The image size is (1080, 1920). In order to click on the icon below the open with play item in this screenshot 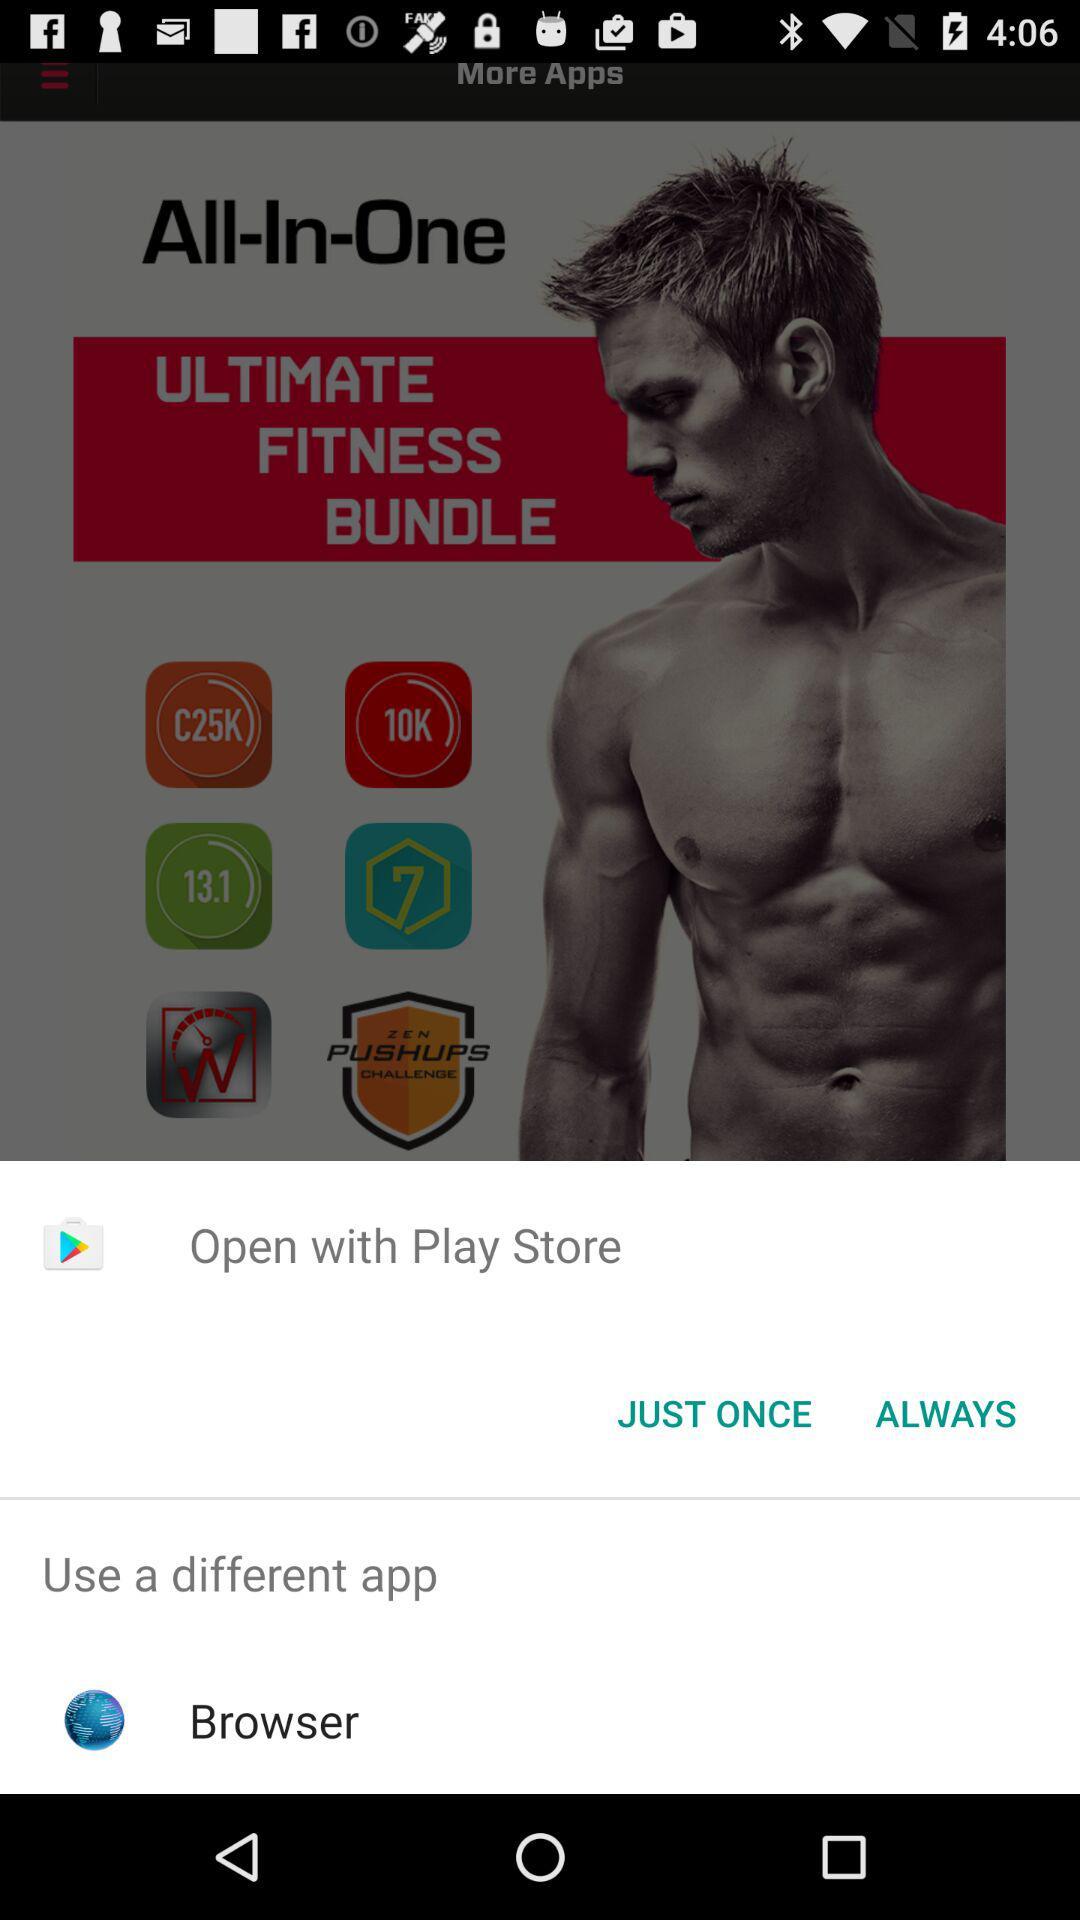, I will do `click(945, 1411)`.